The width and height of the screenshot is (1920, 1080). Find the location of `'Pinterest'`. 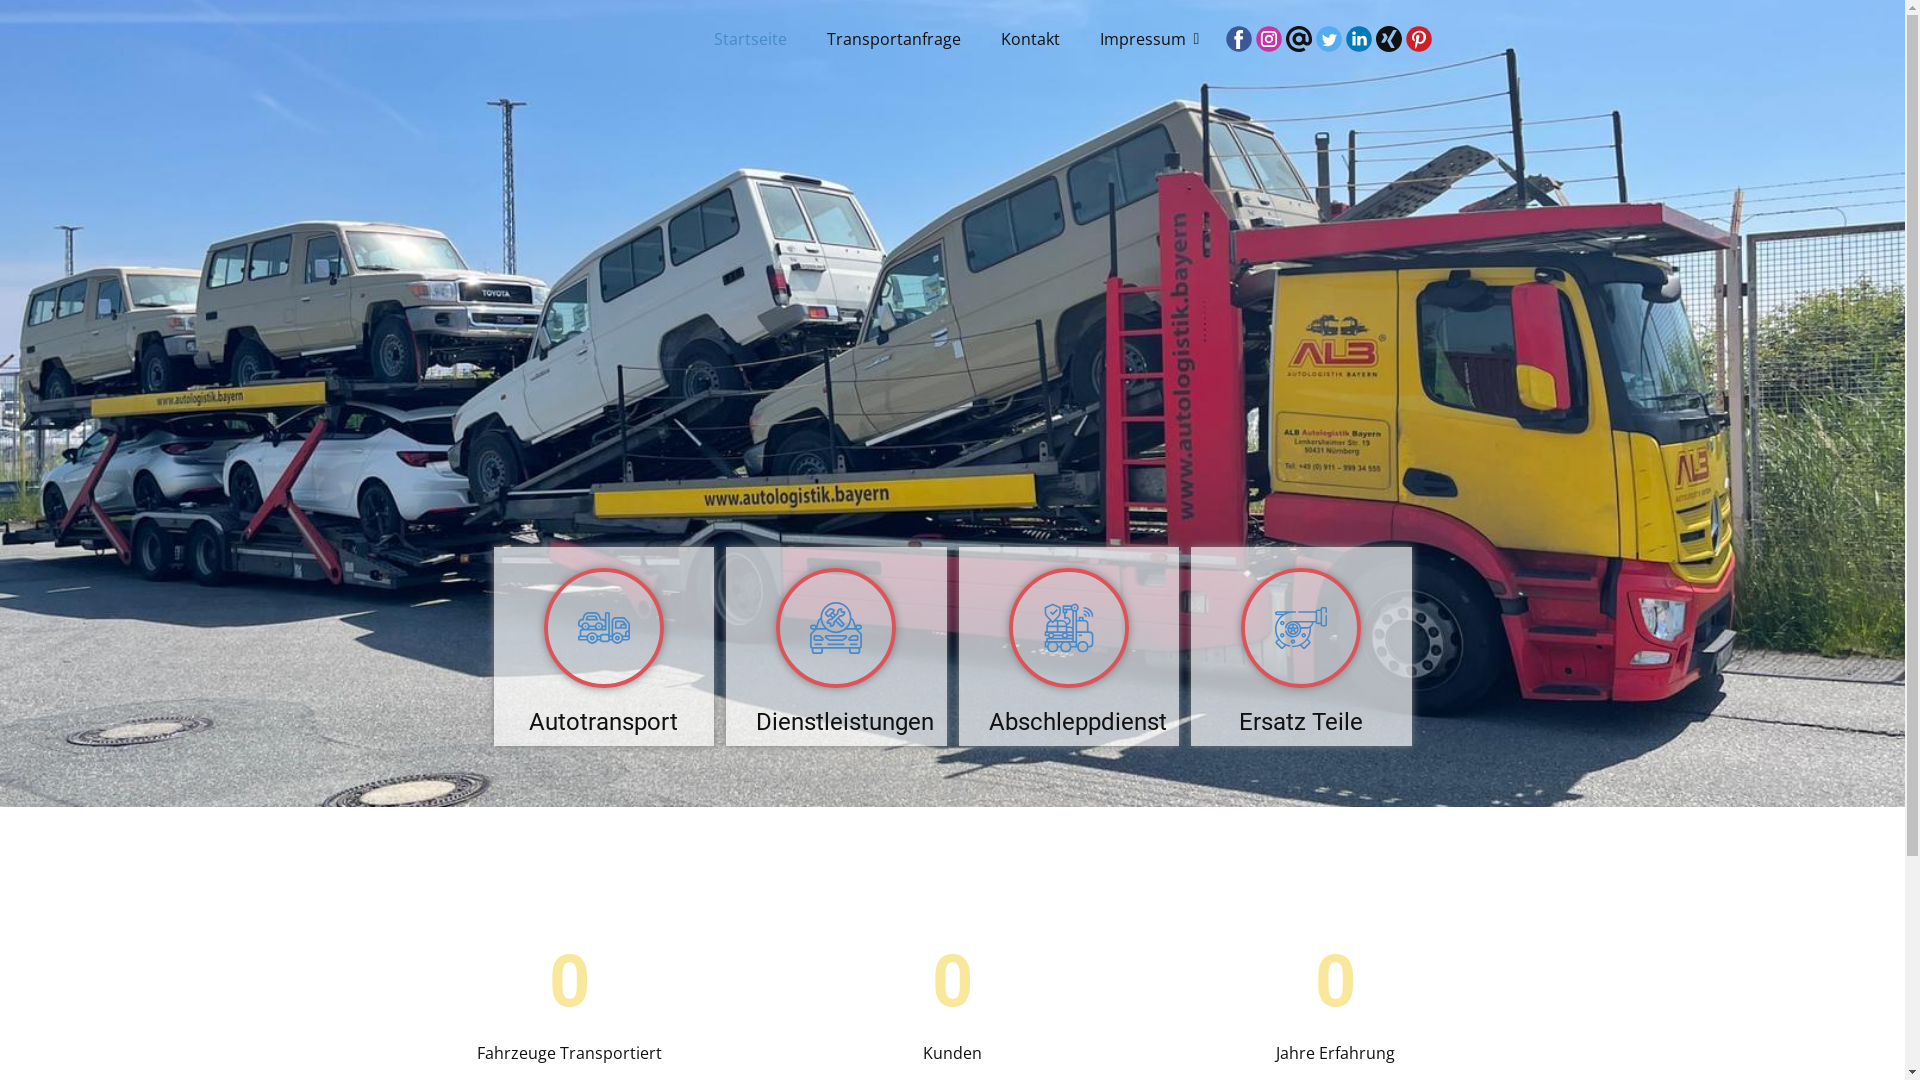

'Pinterest' is located at coordinates (1405, 38).